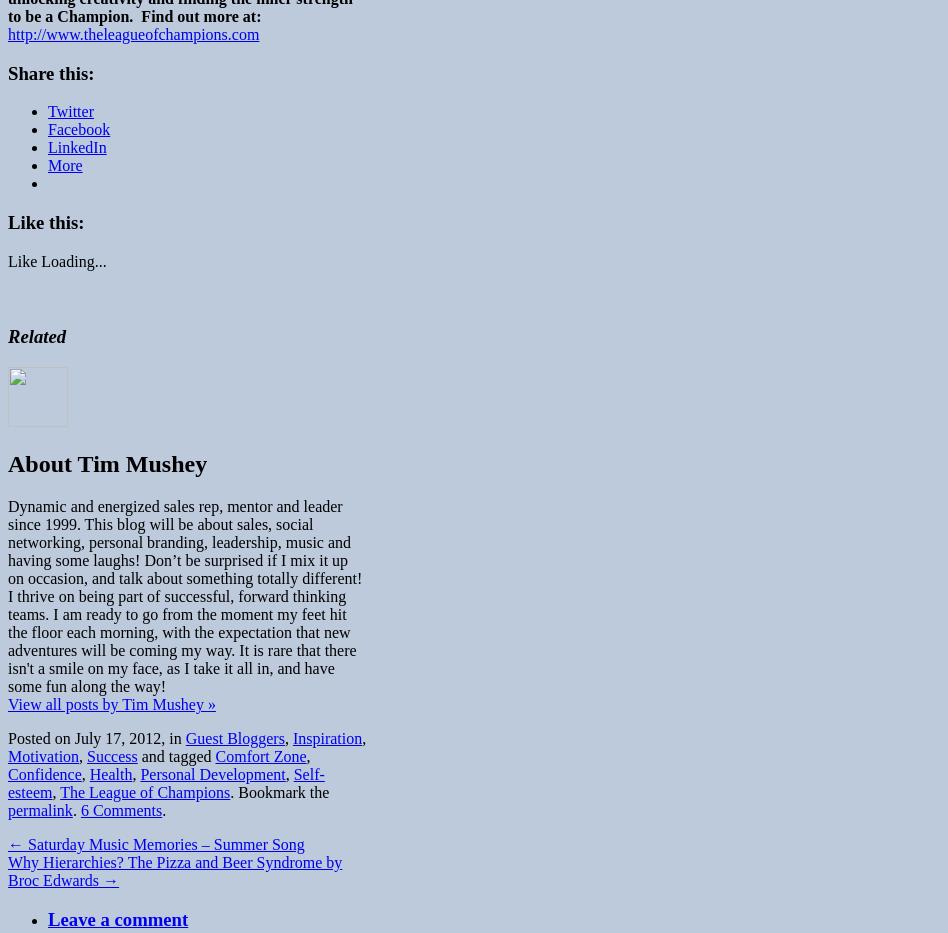  Describe the element at coordinates (96, 737) in the screenshot. I see `'Posted on July 17, 2012, in'` at that location.